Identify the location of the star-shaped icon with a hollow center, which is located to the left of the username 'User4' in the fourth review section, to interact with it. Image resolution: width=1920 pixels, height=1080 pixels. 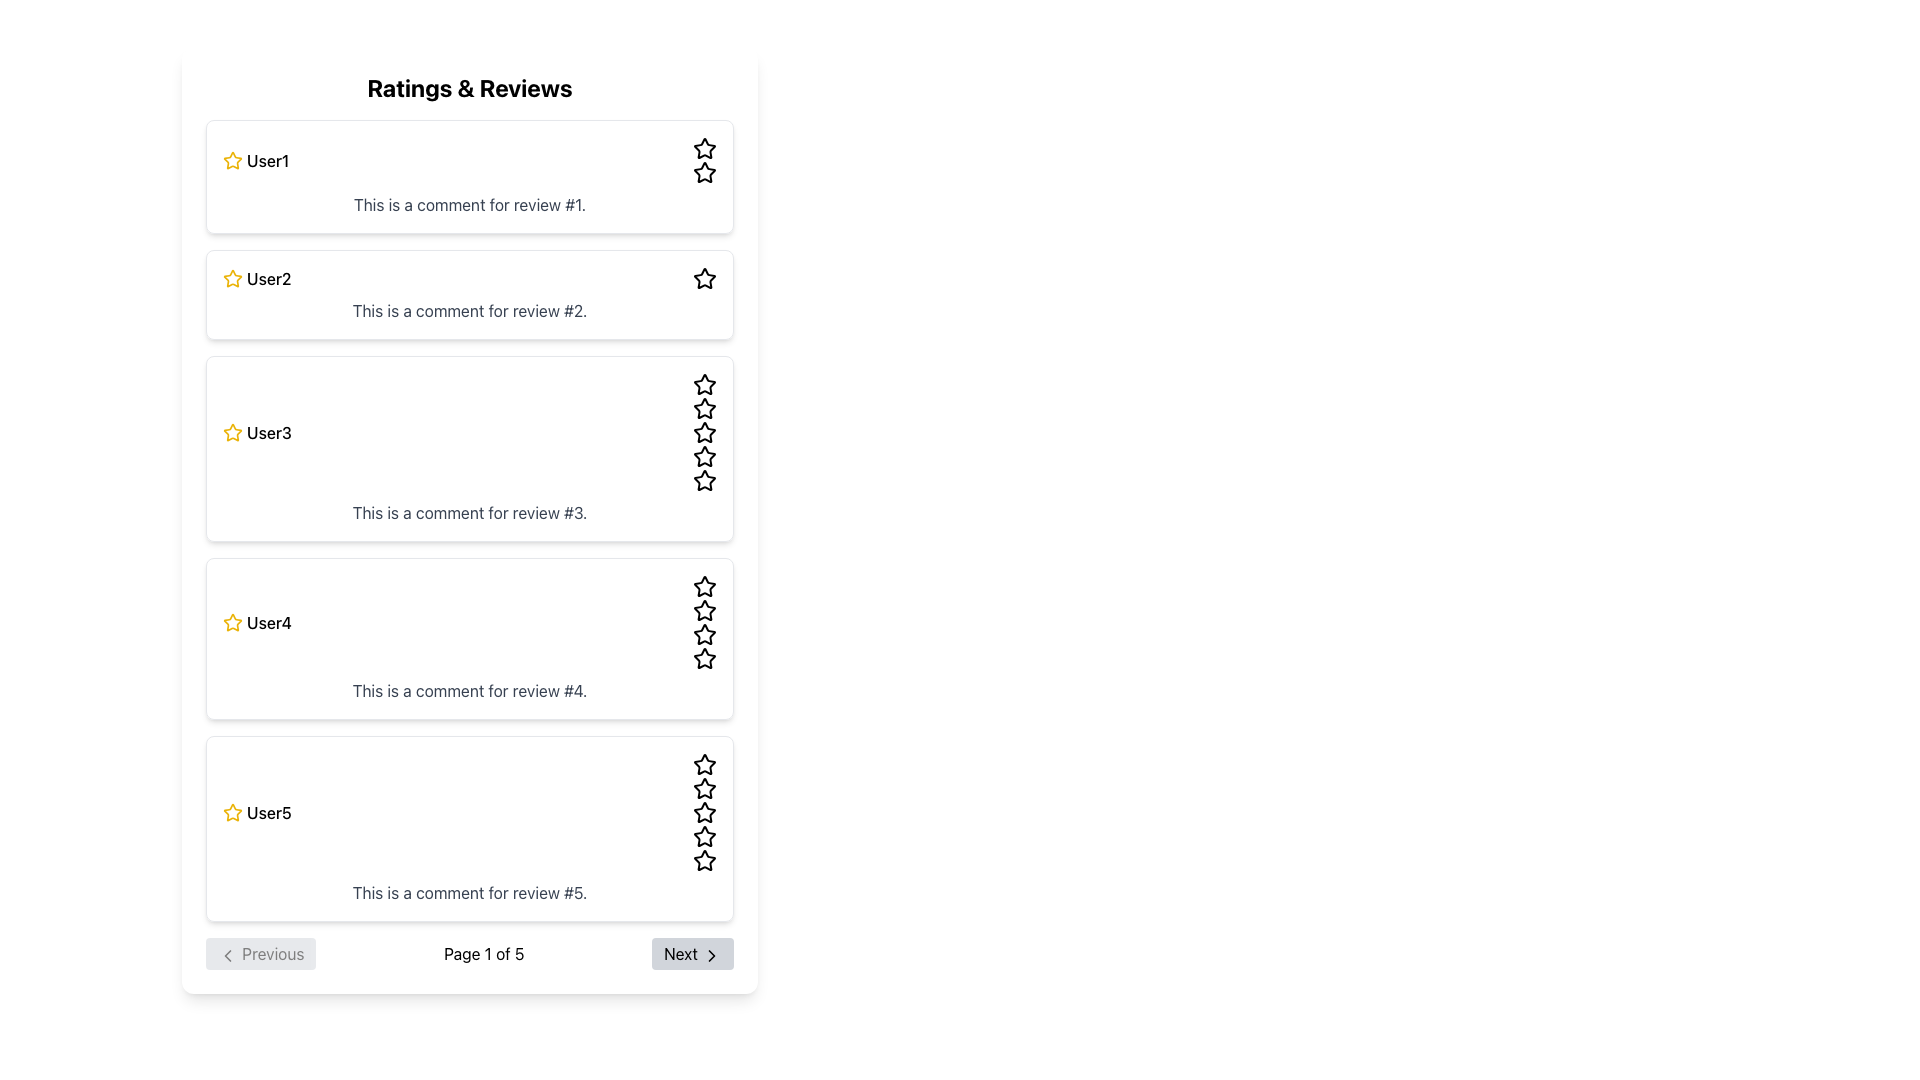
(233, 621).